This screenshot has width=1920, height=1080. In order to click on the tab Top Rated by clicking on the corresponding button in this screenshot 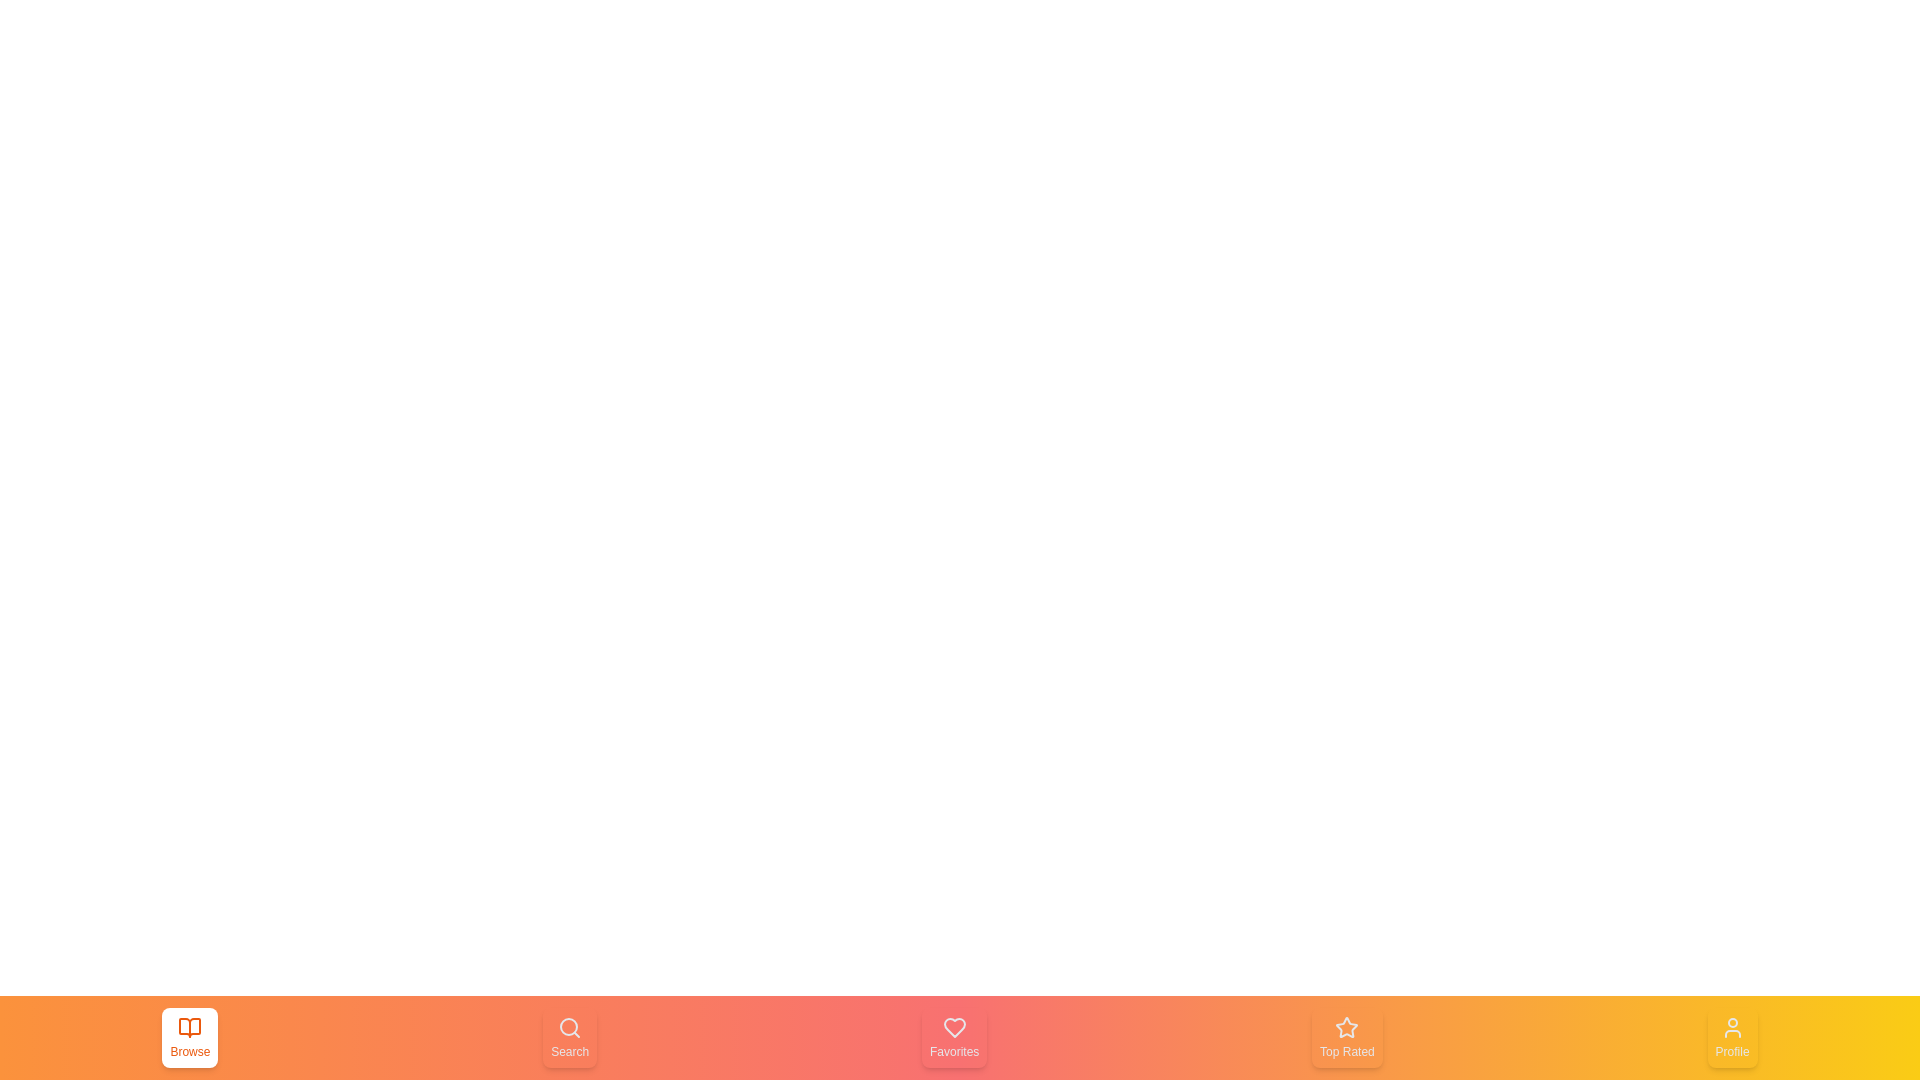, I will do `click(1347, 1036)`.